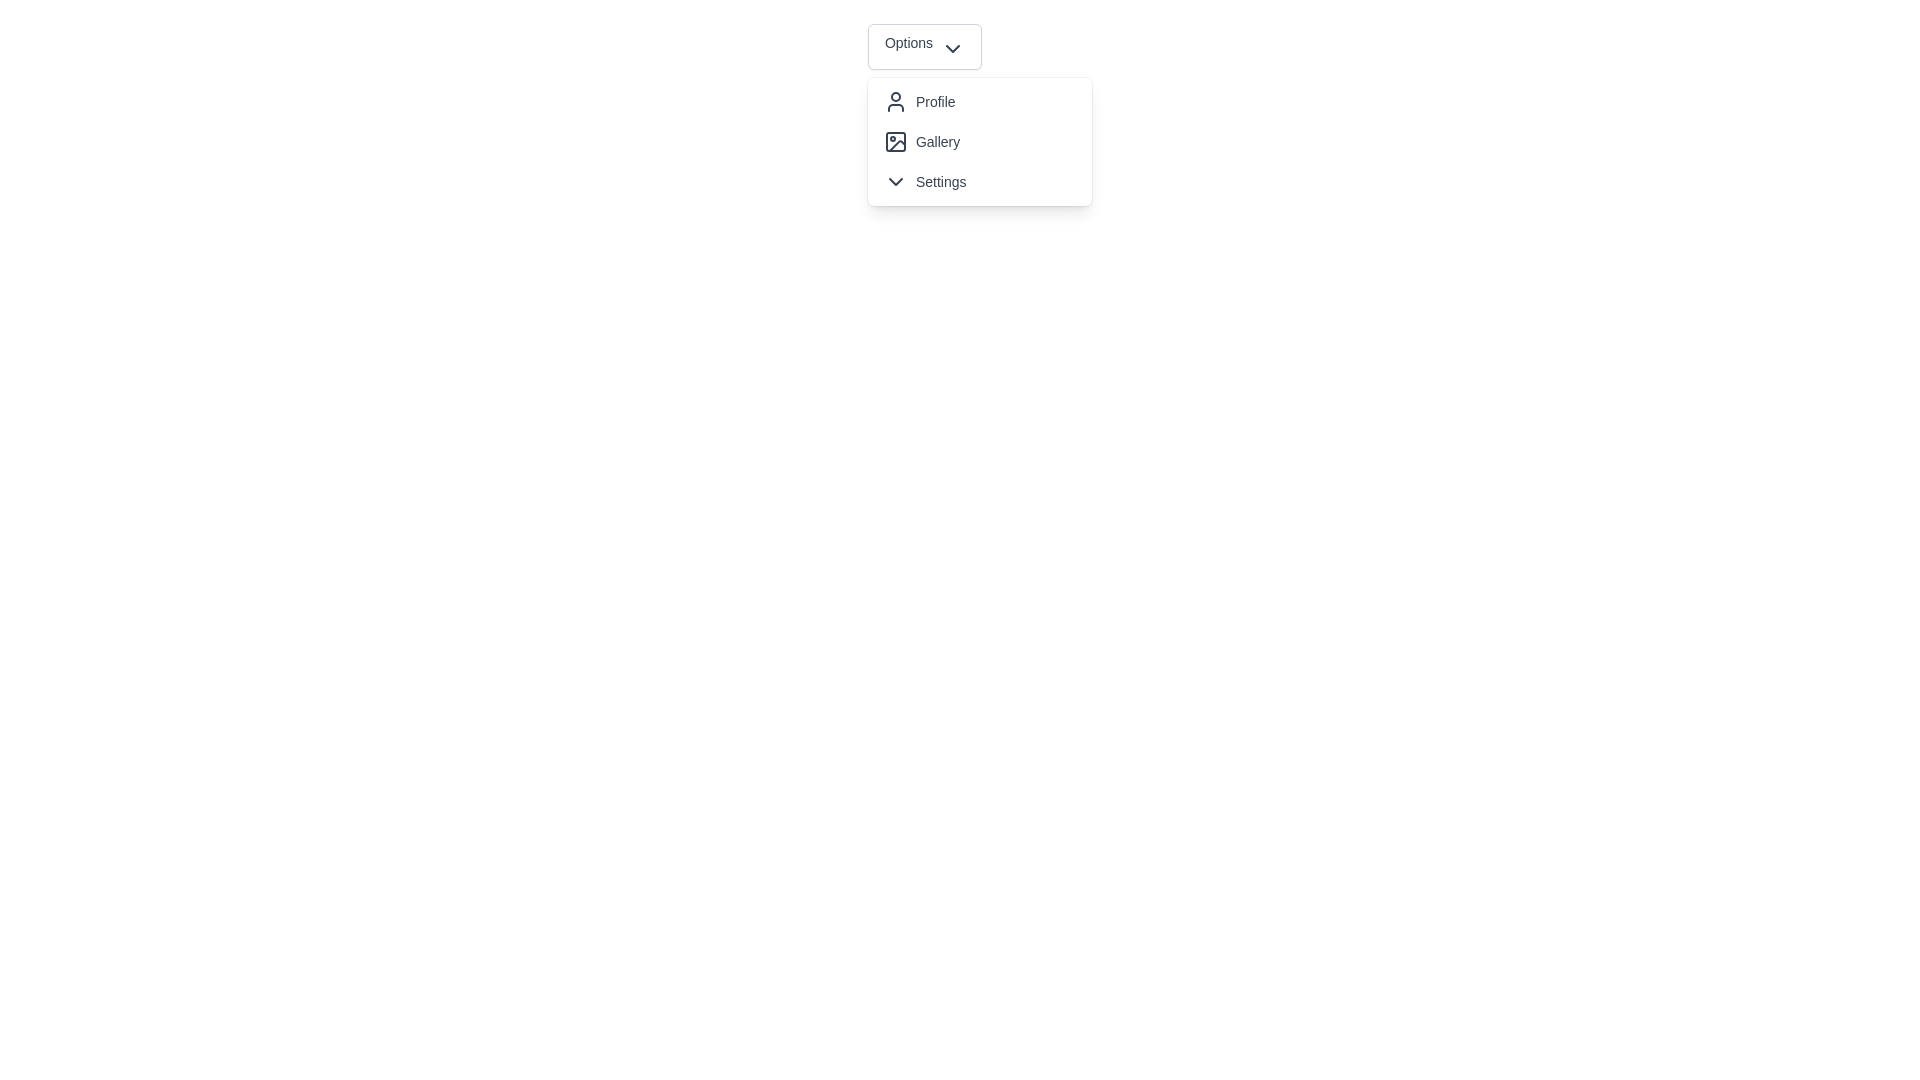 The width and height of the screenshot is (1920, 1080). Describe the element at coordinates (952, 48) in the screenshot. I see `the downward-pointing chevron icon located to the right of the 'Options' label to interact with the dropdown menu` at that location.